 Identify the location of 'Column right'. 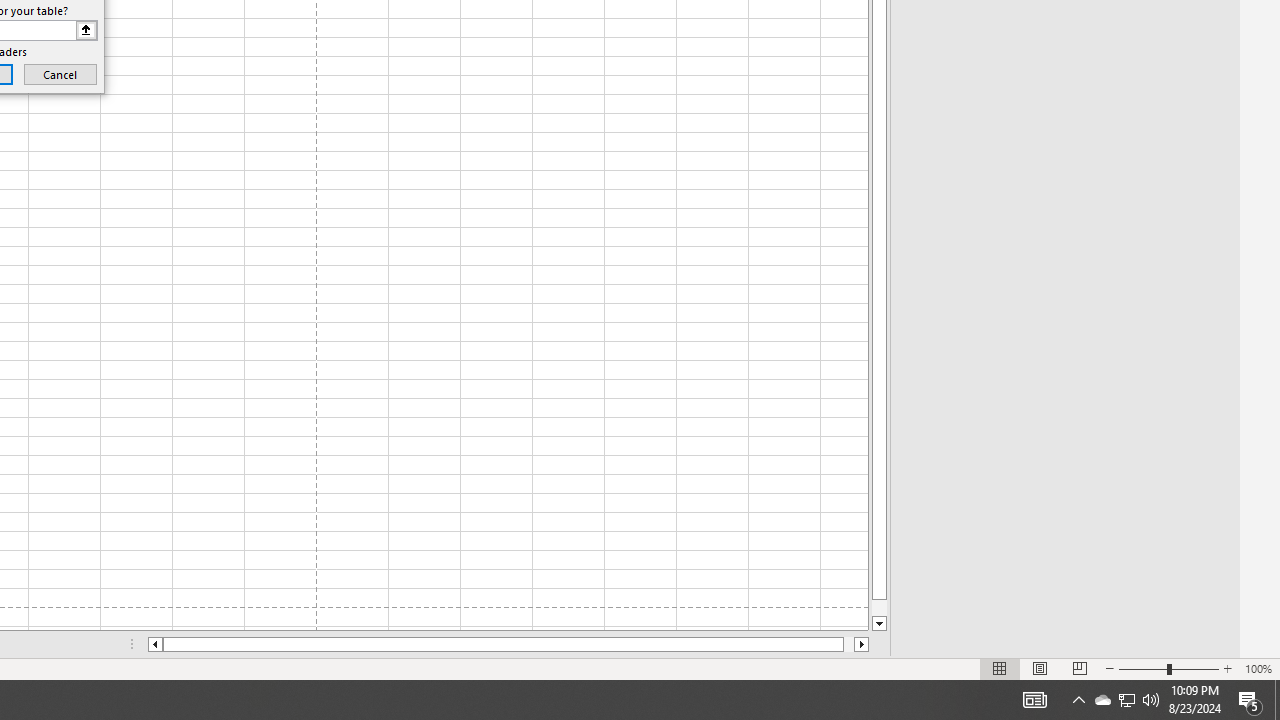
(862, 644).